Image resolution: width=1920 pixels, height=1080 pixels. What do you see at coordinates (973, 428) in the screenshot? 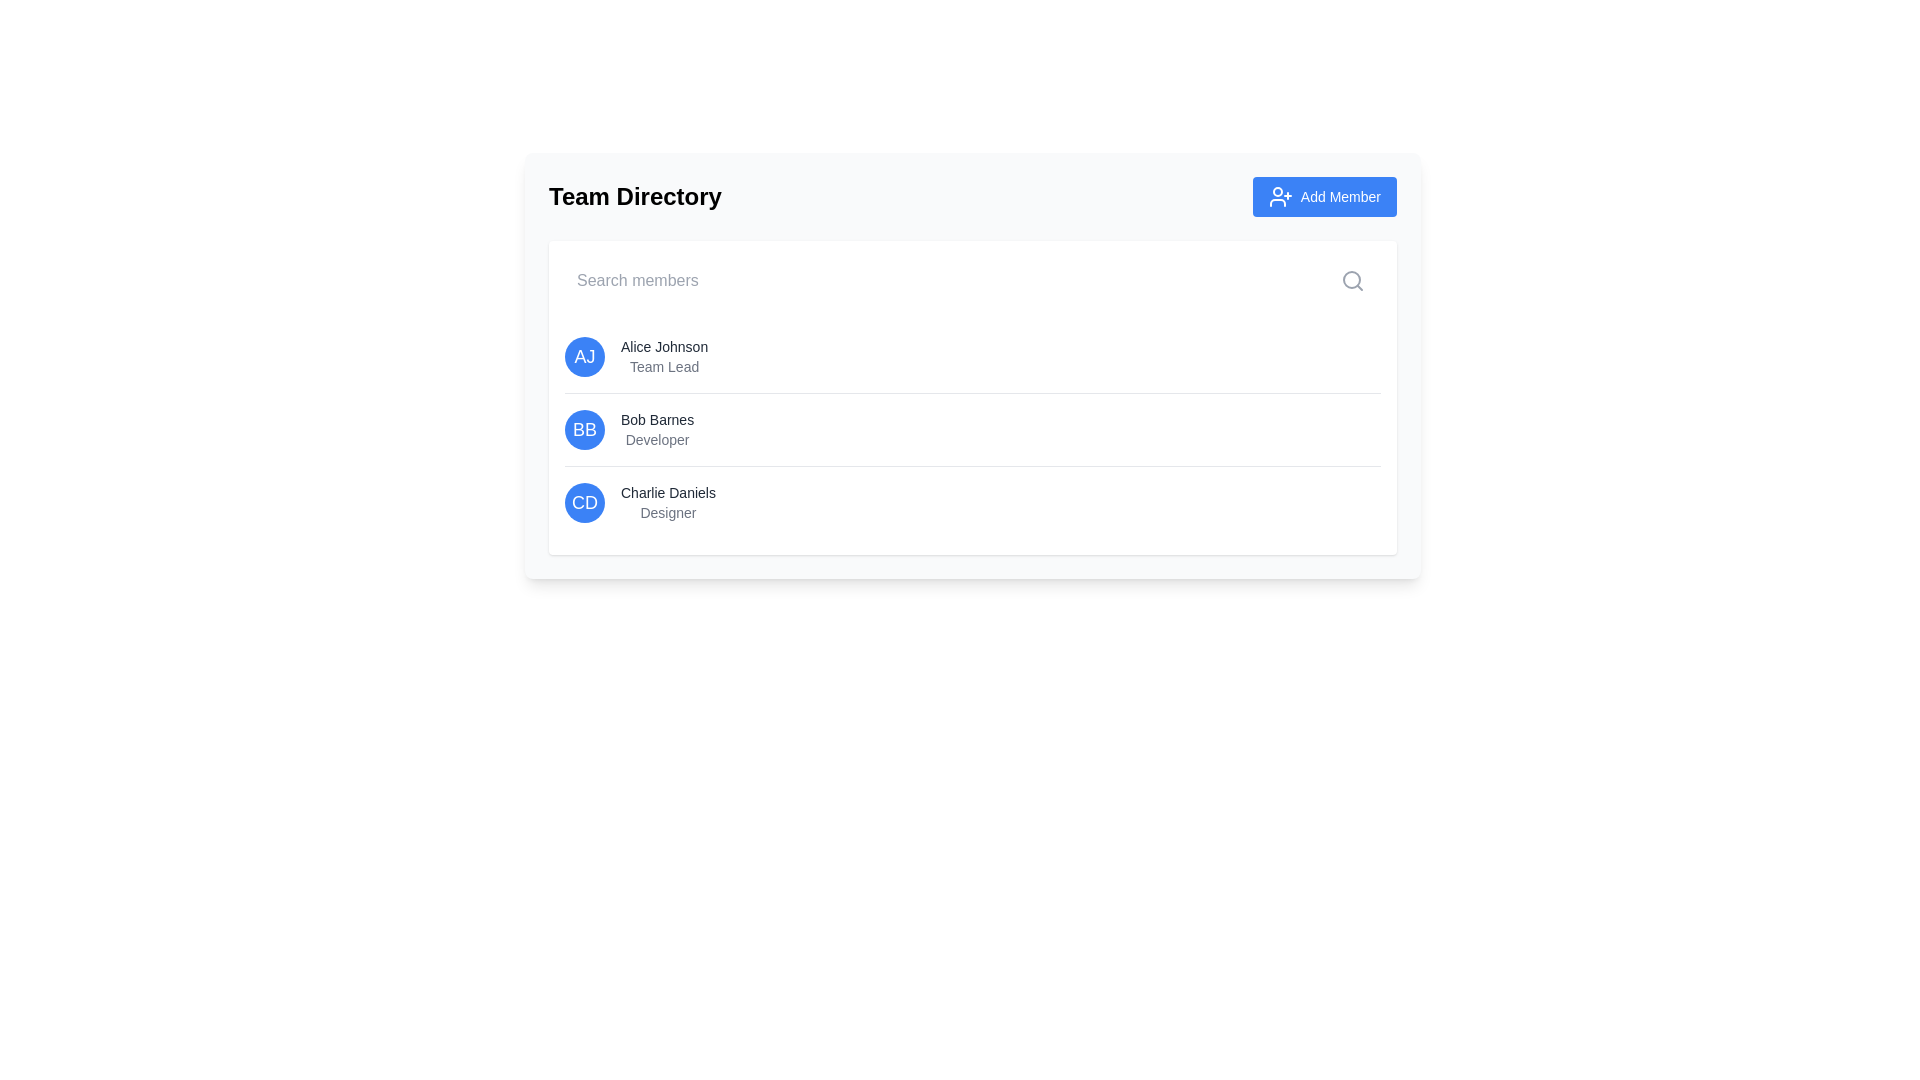
I see `user's profile summary displayed in the second item of the team directory list, located between Alice Johnson and Charlie Daniels` at bounding box center [973, 428].